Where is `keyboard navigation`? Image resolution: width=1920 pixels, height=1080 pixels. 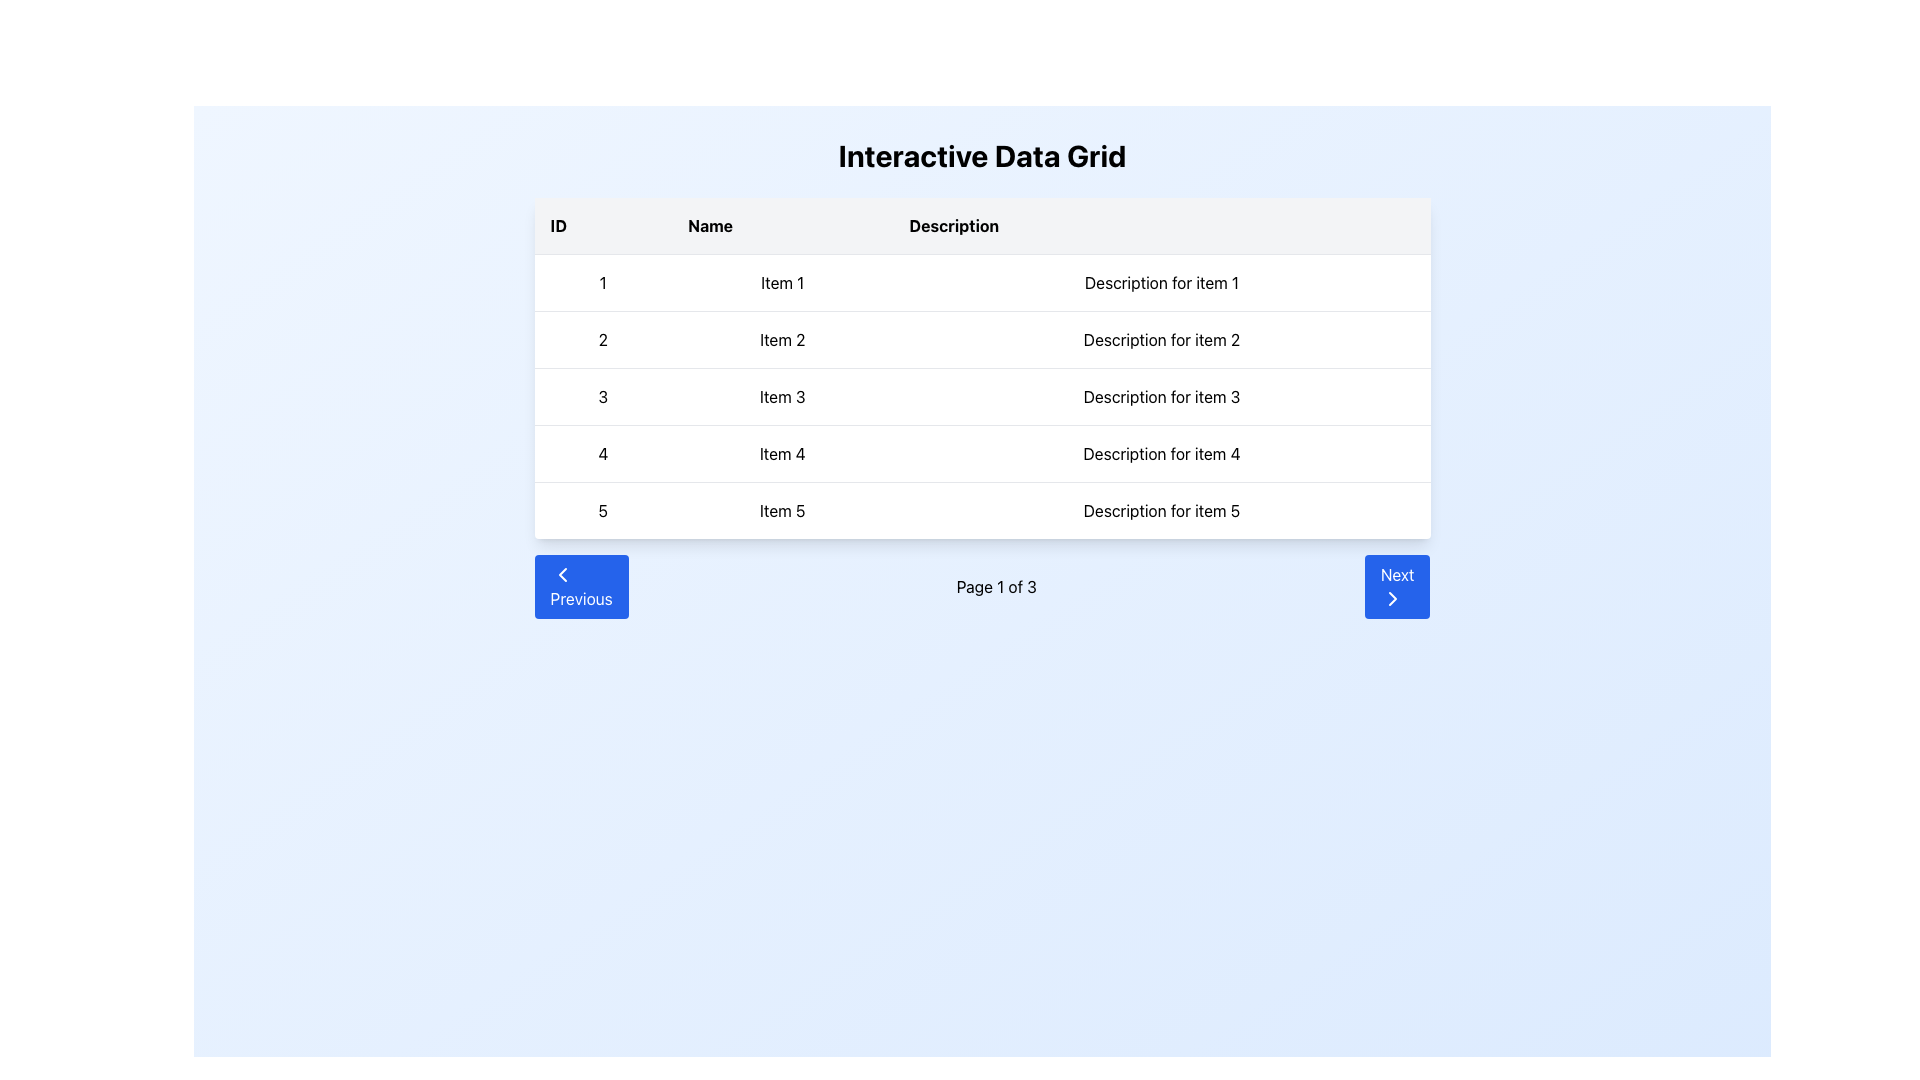 keyboard navigation is located at coordinates (982, 407).